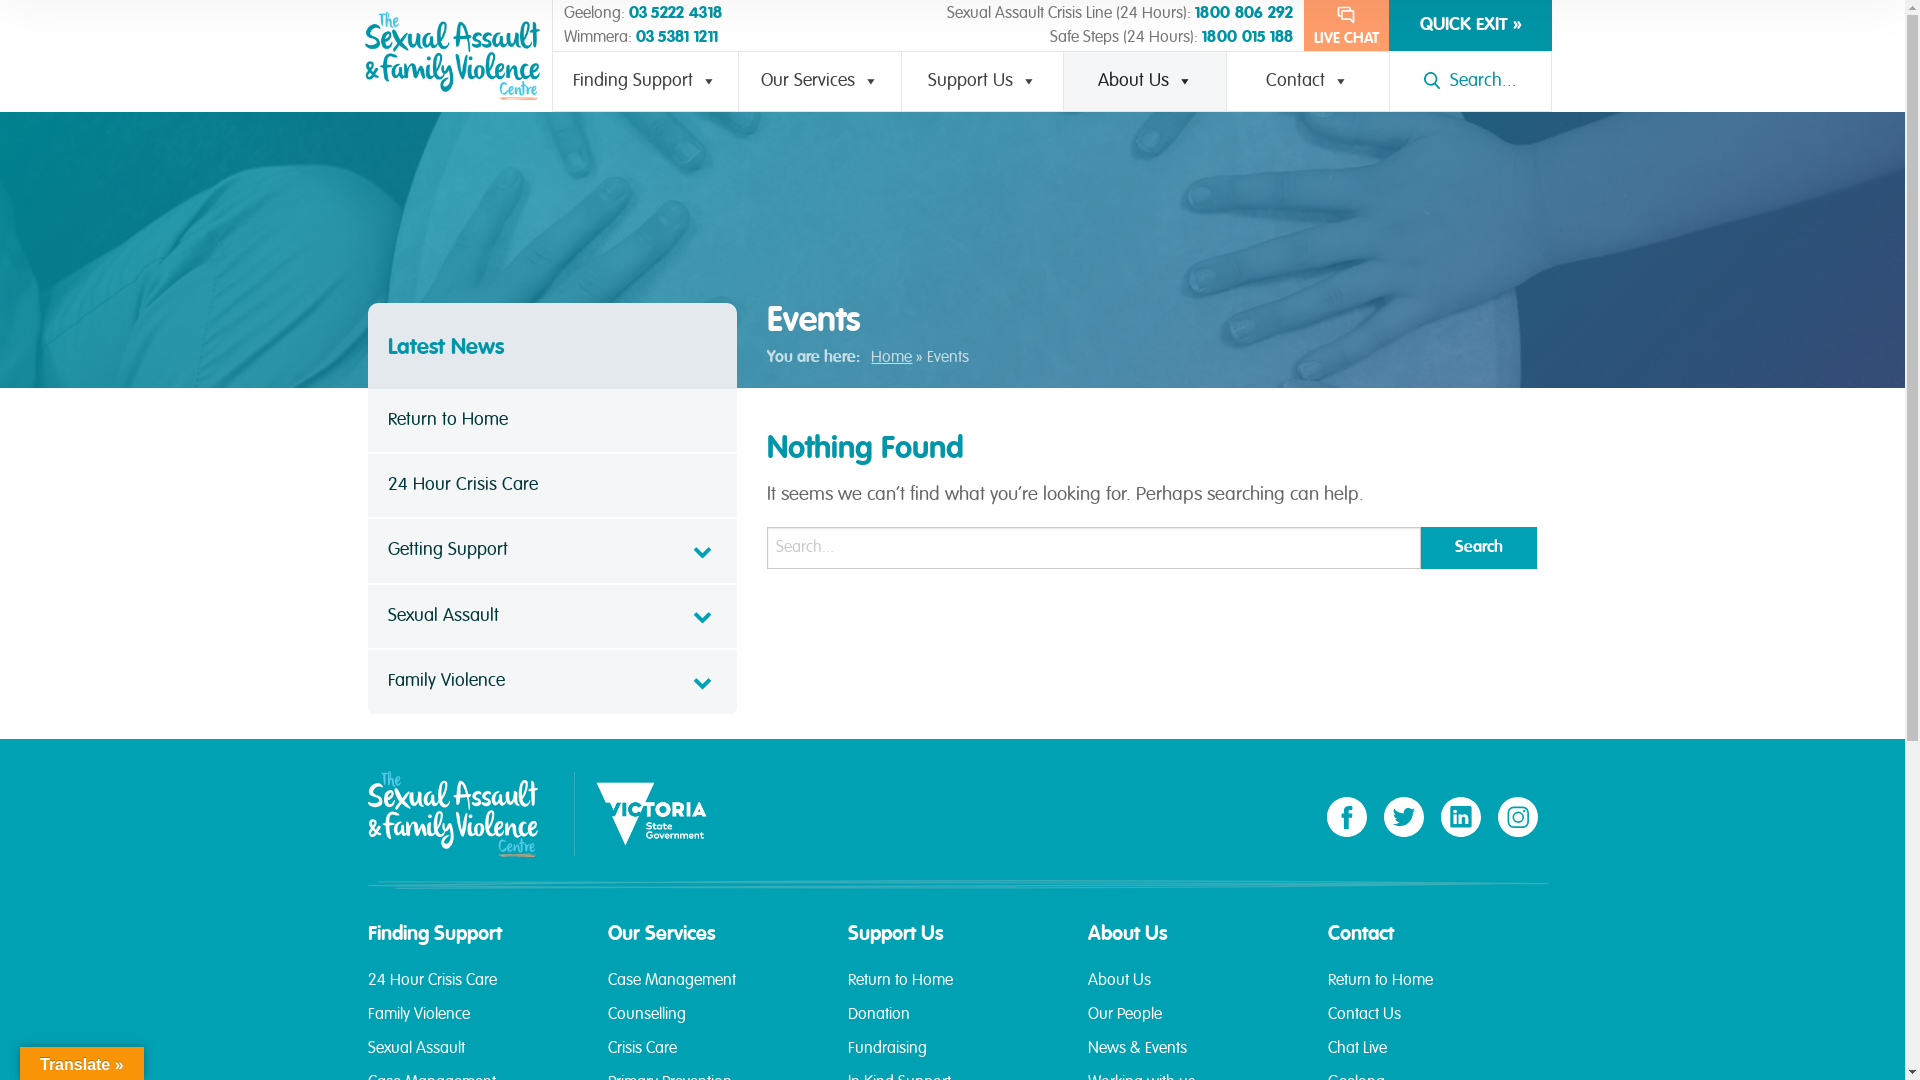 This screenshot has height=1080, width=1920. What do you see at coordinates (870, 357) in the screenshot?
I see `'Home'` at bounding box center [870, 357].